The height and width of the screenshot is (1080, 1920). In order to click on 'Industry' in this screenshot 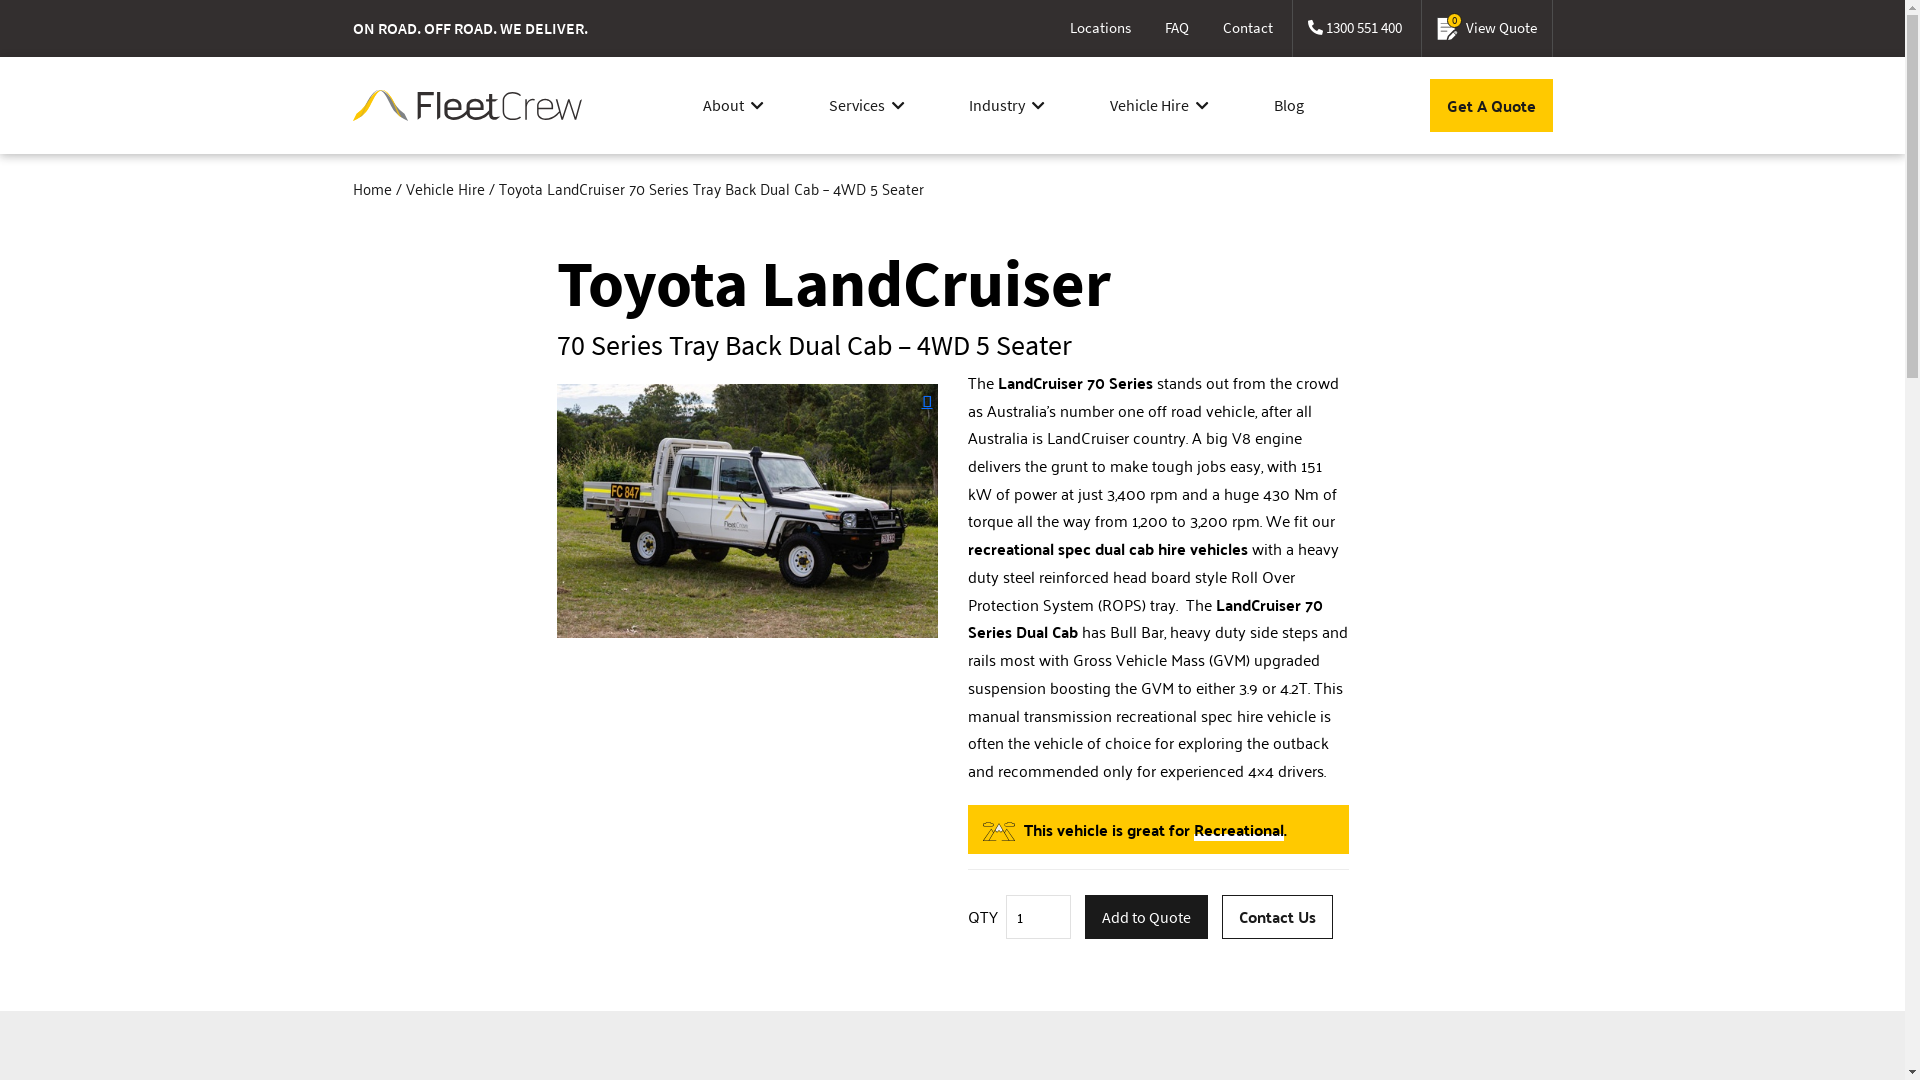, I will do `click(1007, 104)`.